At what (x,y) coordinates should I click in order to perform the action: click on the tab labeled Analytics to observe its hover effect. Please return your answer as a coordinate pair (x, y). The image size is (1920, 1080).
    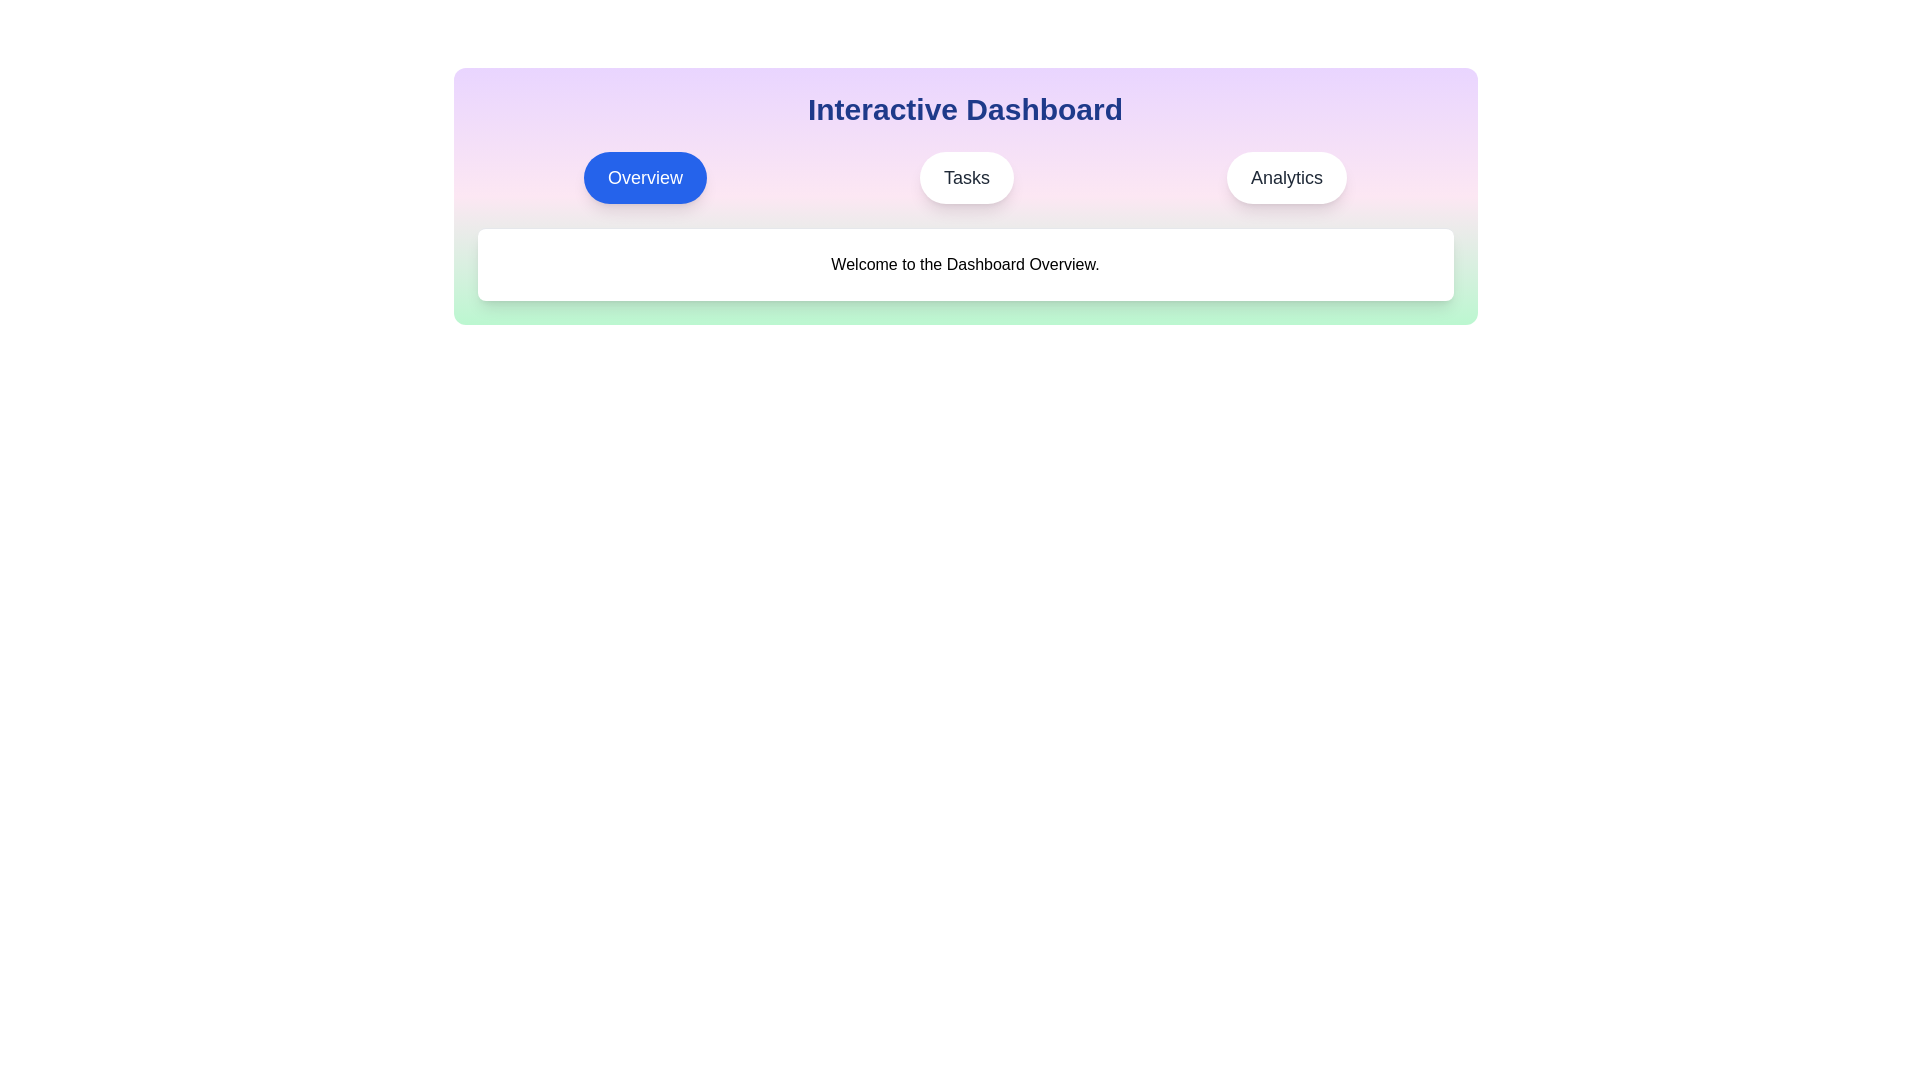
    Looking at the image, I should click on (1286, 176).